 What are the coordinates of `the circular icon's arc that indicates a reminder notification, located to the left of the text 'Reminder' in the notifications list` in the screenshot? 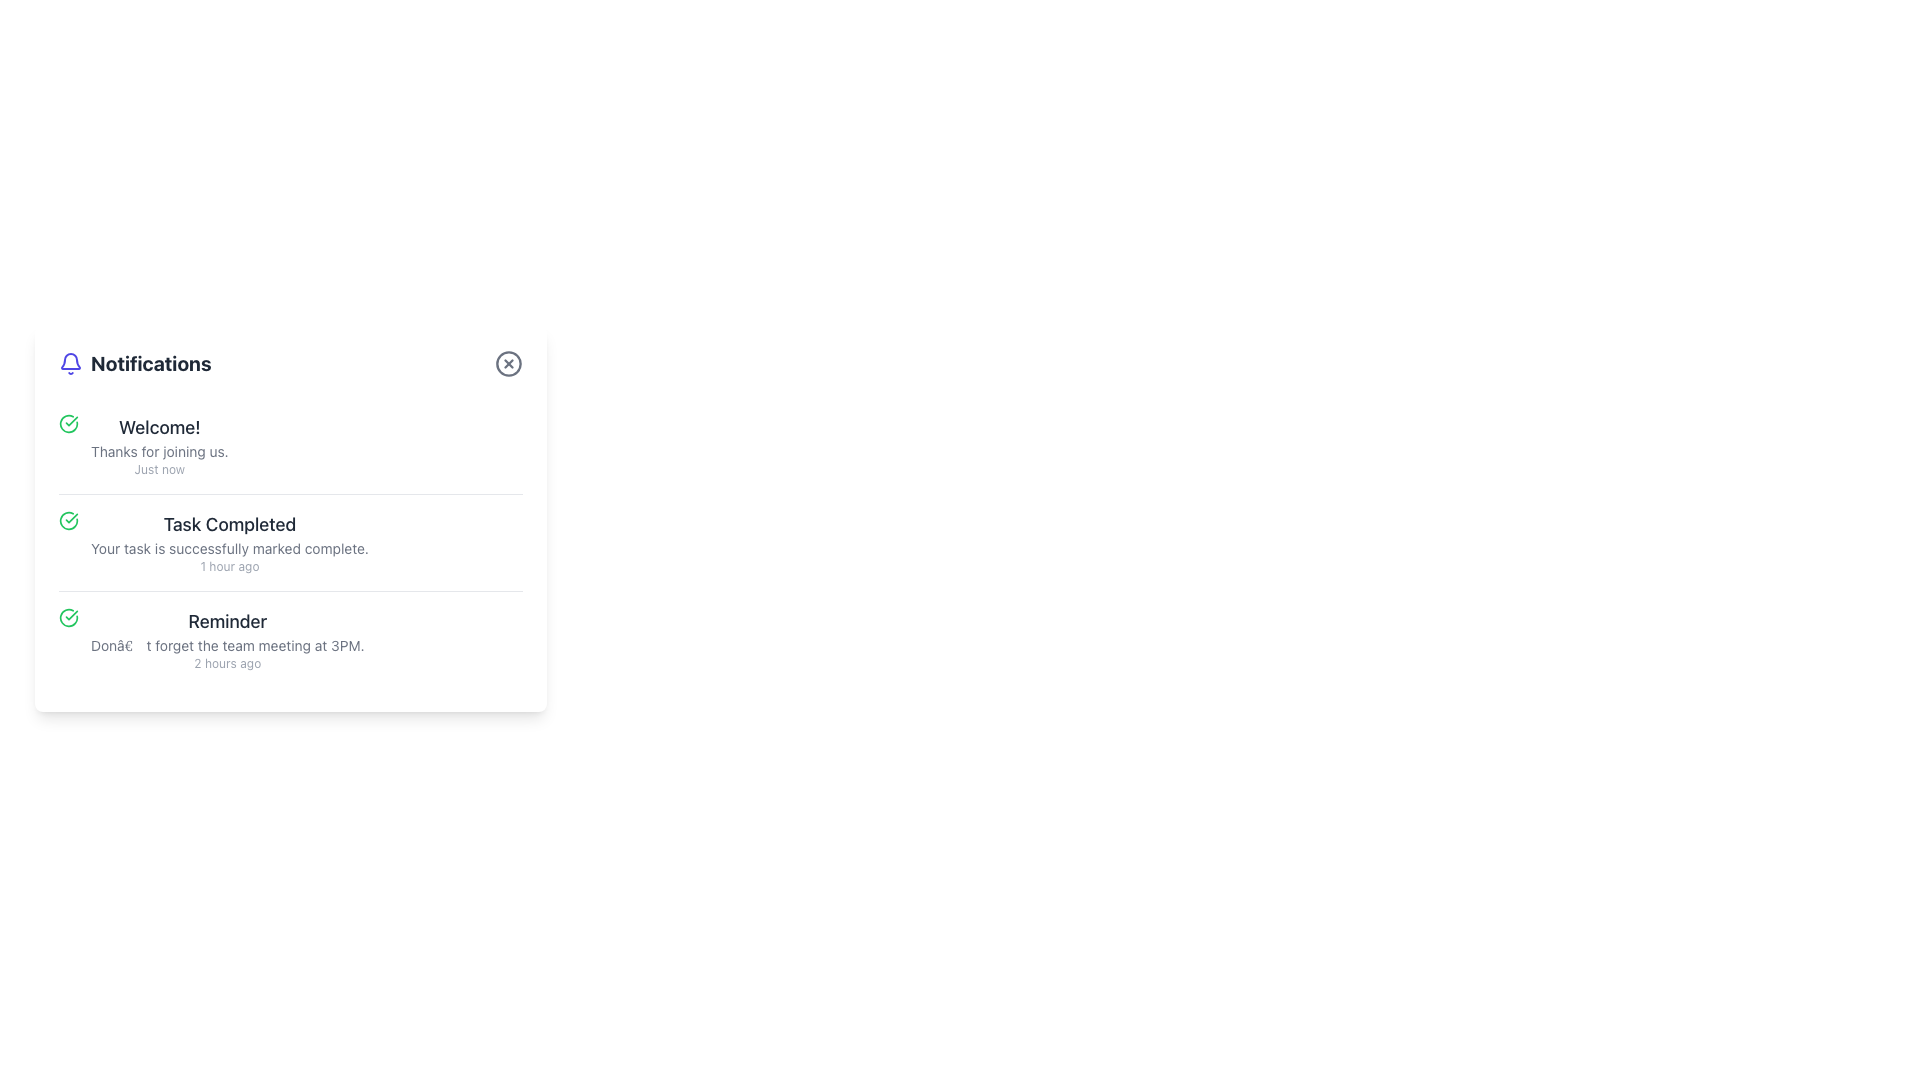 It's located at (68, 616).